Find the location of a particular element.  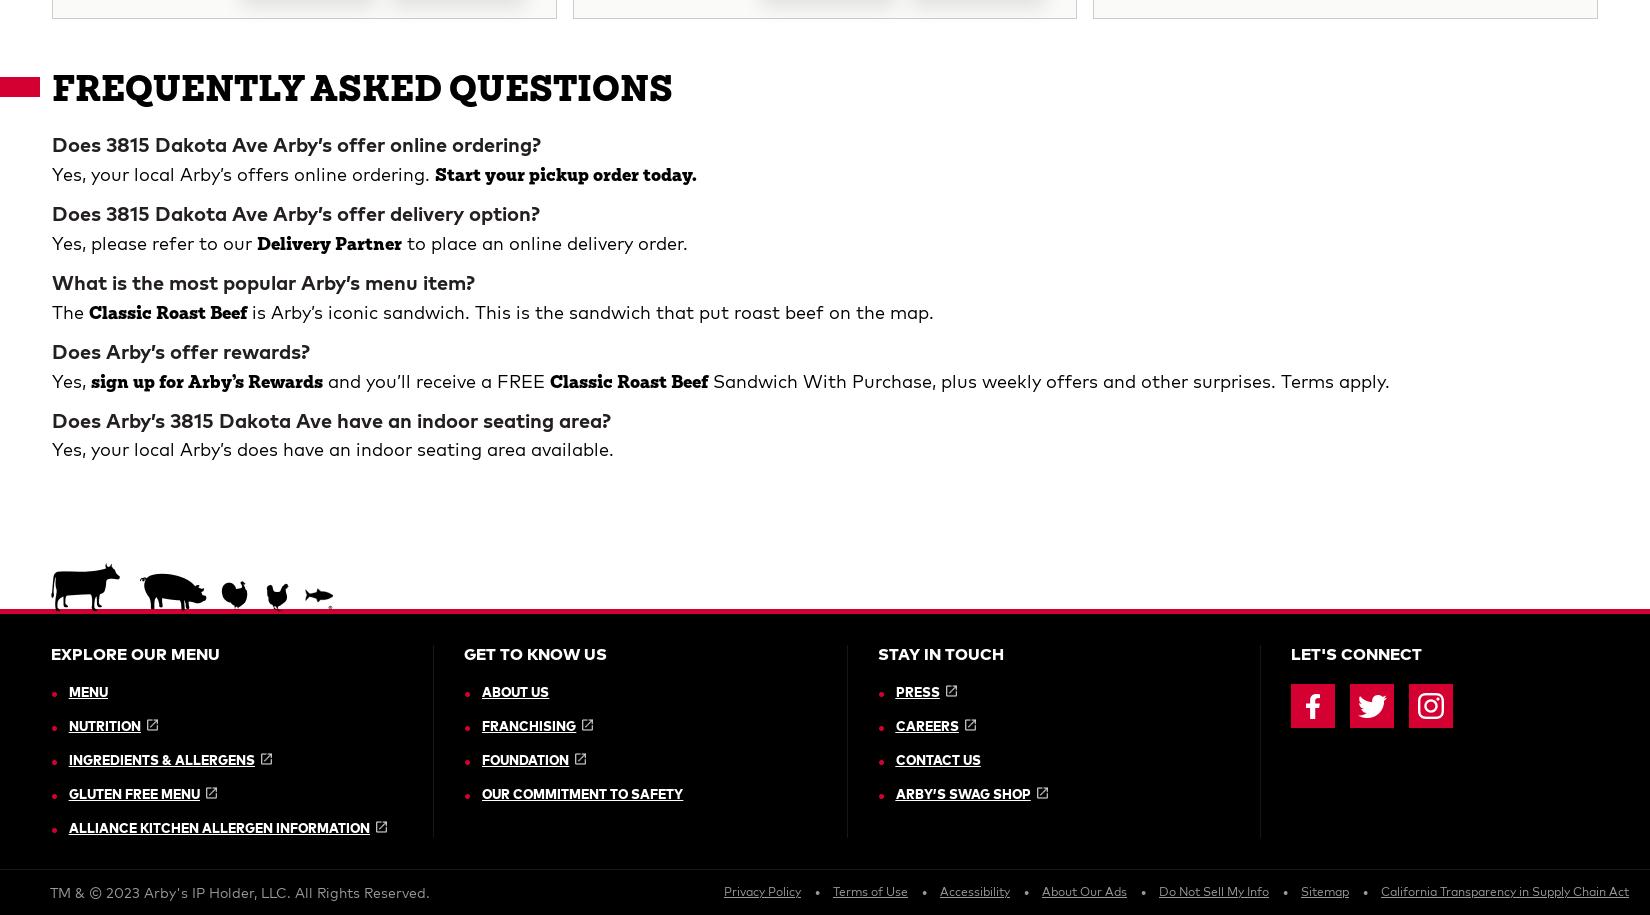

'Alliance Kitchen Allergen Information' is located at coordinates (218, 132).